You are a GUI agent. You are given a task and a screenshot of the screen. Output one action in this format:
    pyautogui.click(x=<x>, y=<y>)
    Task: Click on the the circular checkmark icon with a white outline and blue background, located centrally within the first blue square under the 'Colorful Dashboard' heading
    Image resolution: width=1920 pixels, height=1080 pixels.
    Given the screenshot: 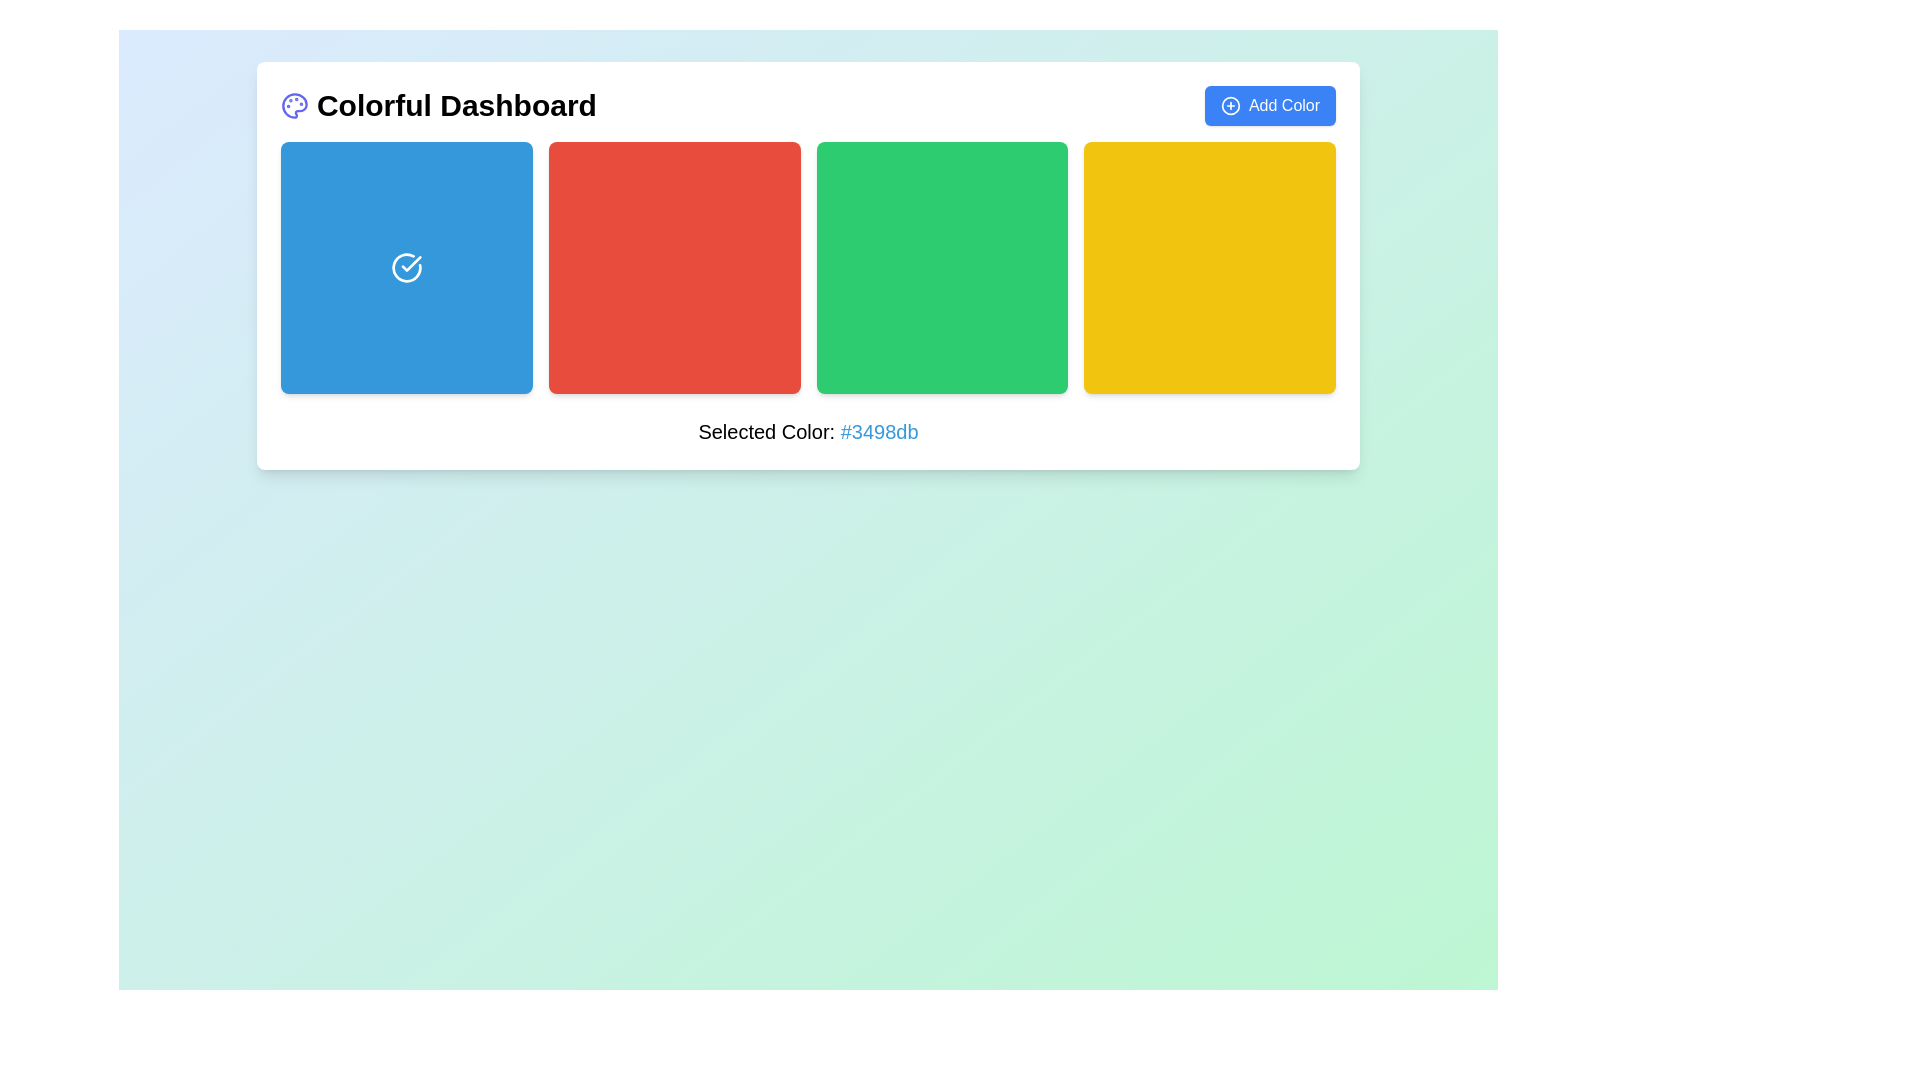 What is the action you would take?
    pyautogui.click(x=405, y=266)
    